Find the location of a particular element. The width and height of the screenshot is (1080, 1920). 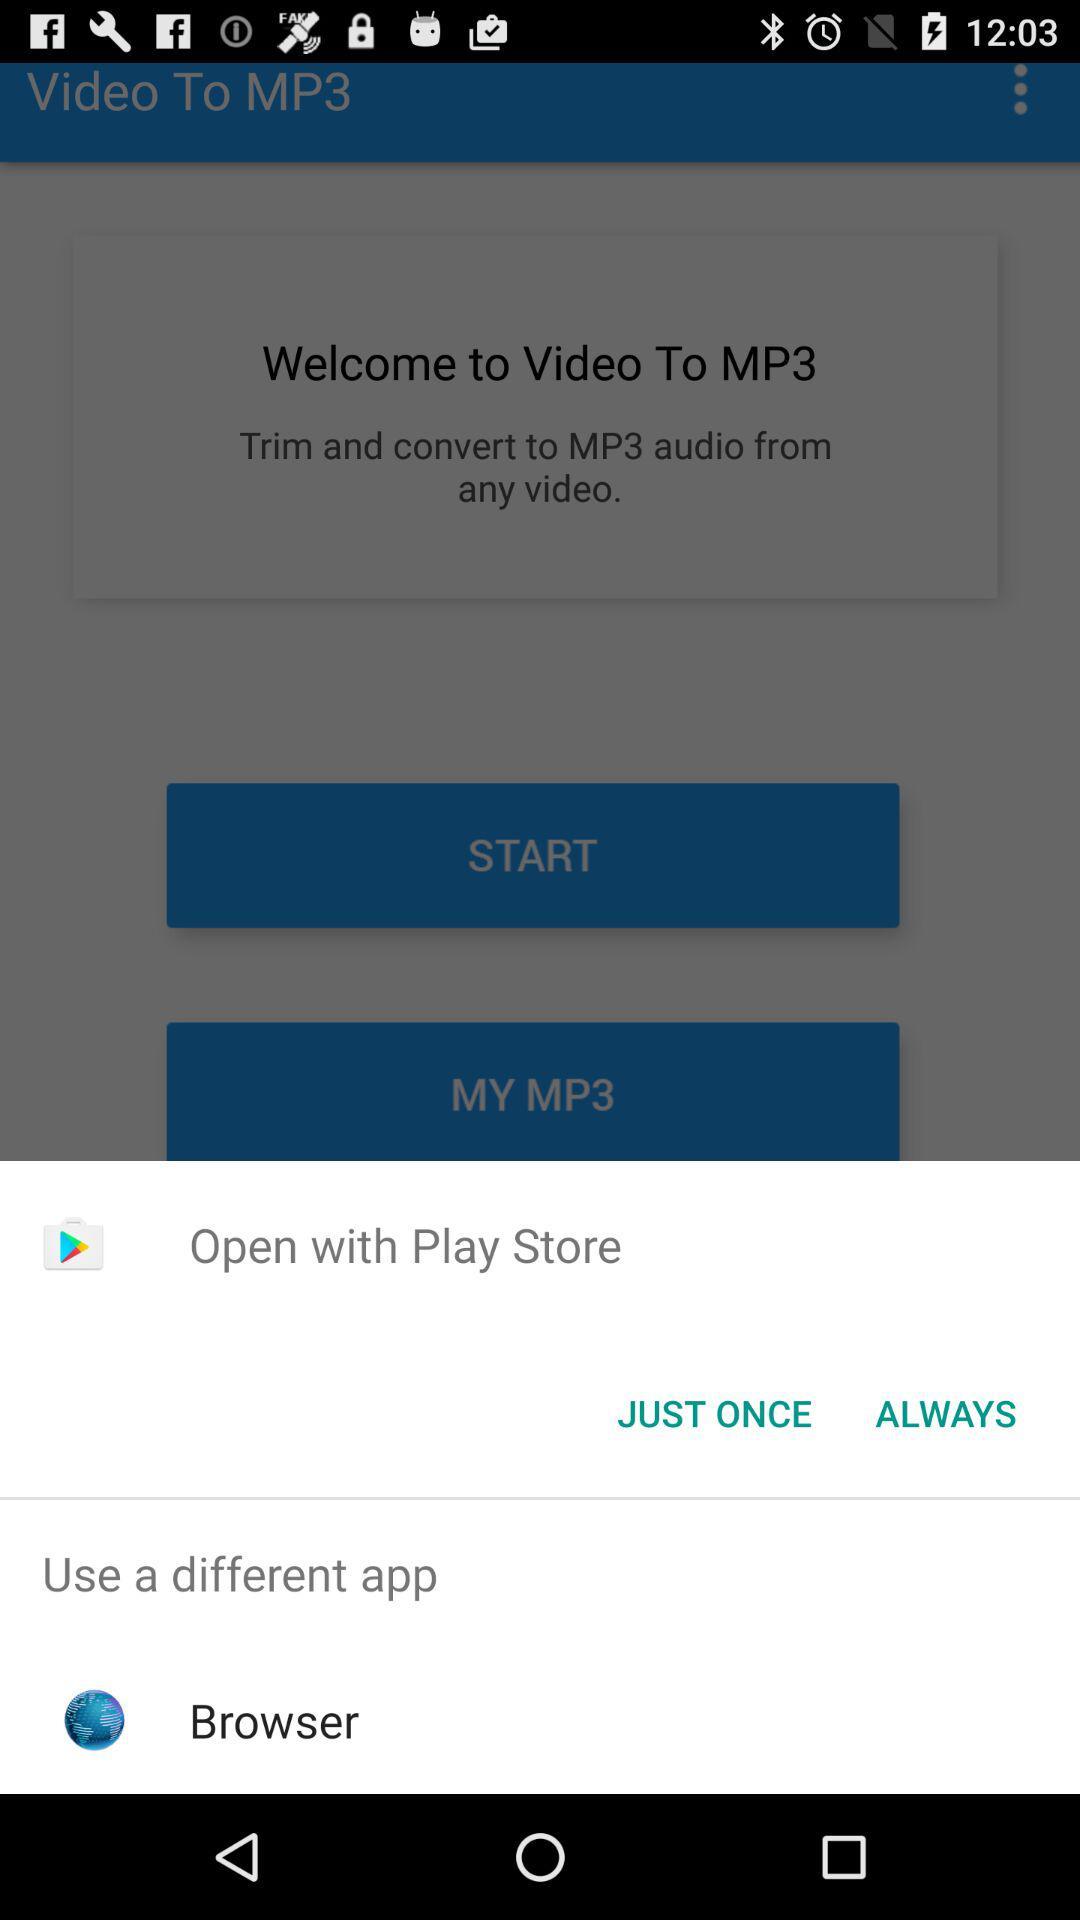

item to the left of the always button is located at coordinates (713, 1411).